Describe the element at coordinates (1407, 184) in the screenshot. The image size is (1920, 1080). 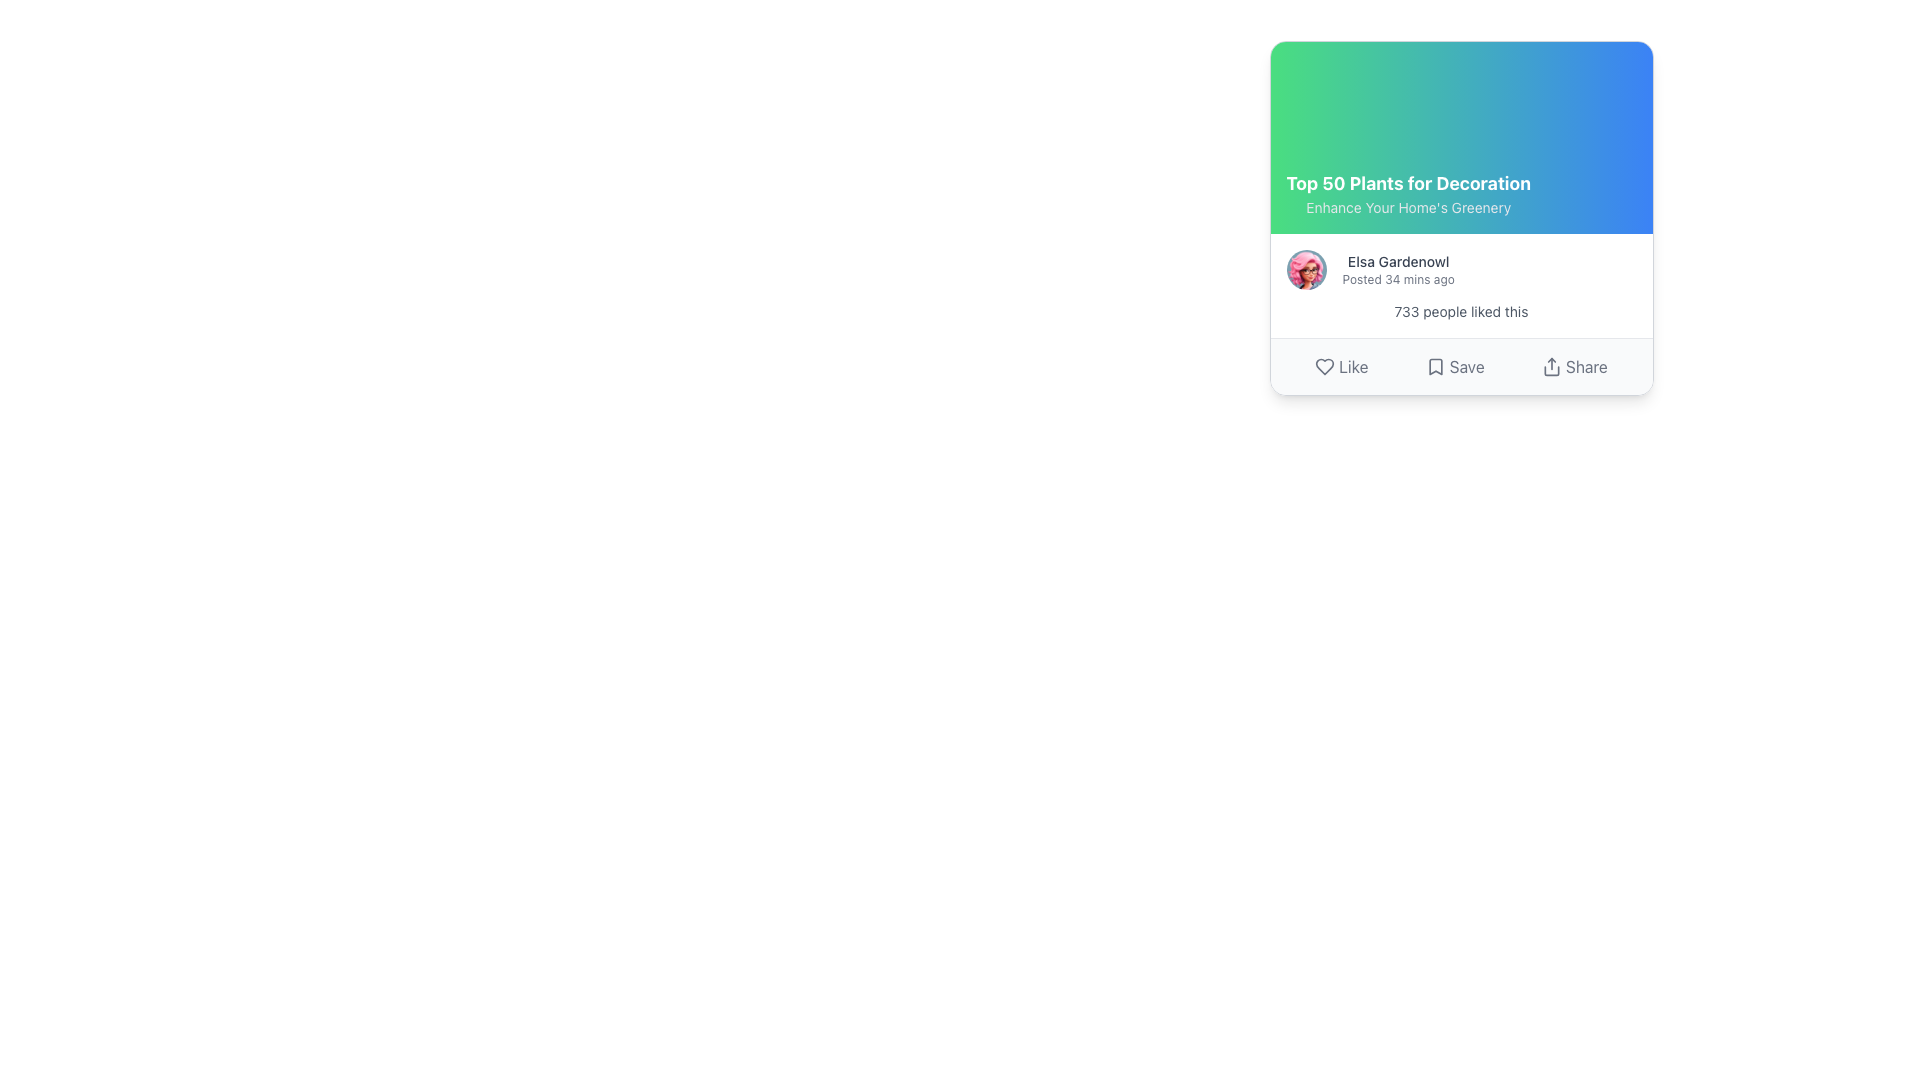
I see `title text located at the upper portion of the card layout, which serves as the heading for the content` at that location.